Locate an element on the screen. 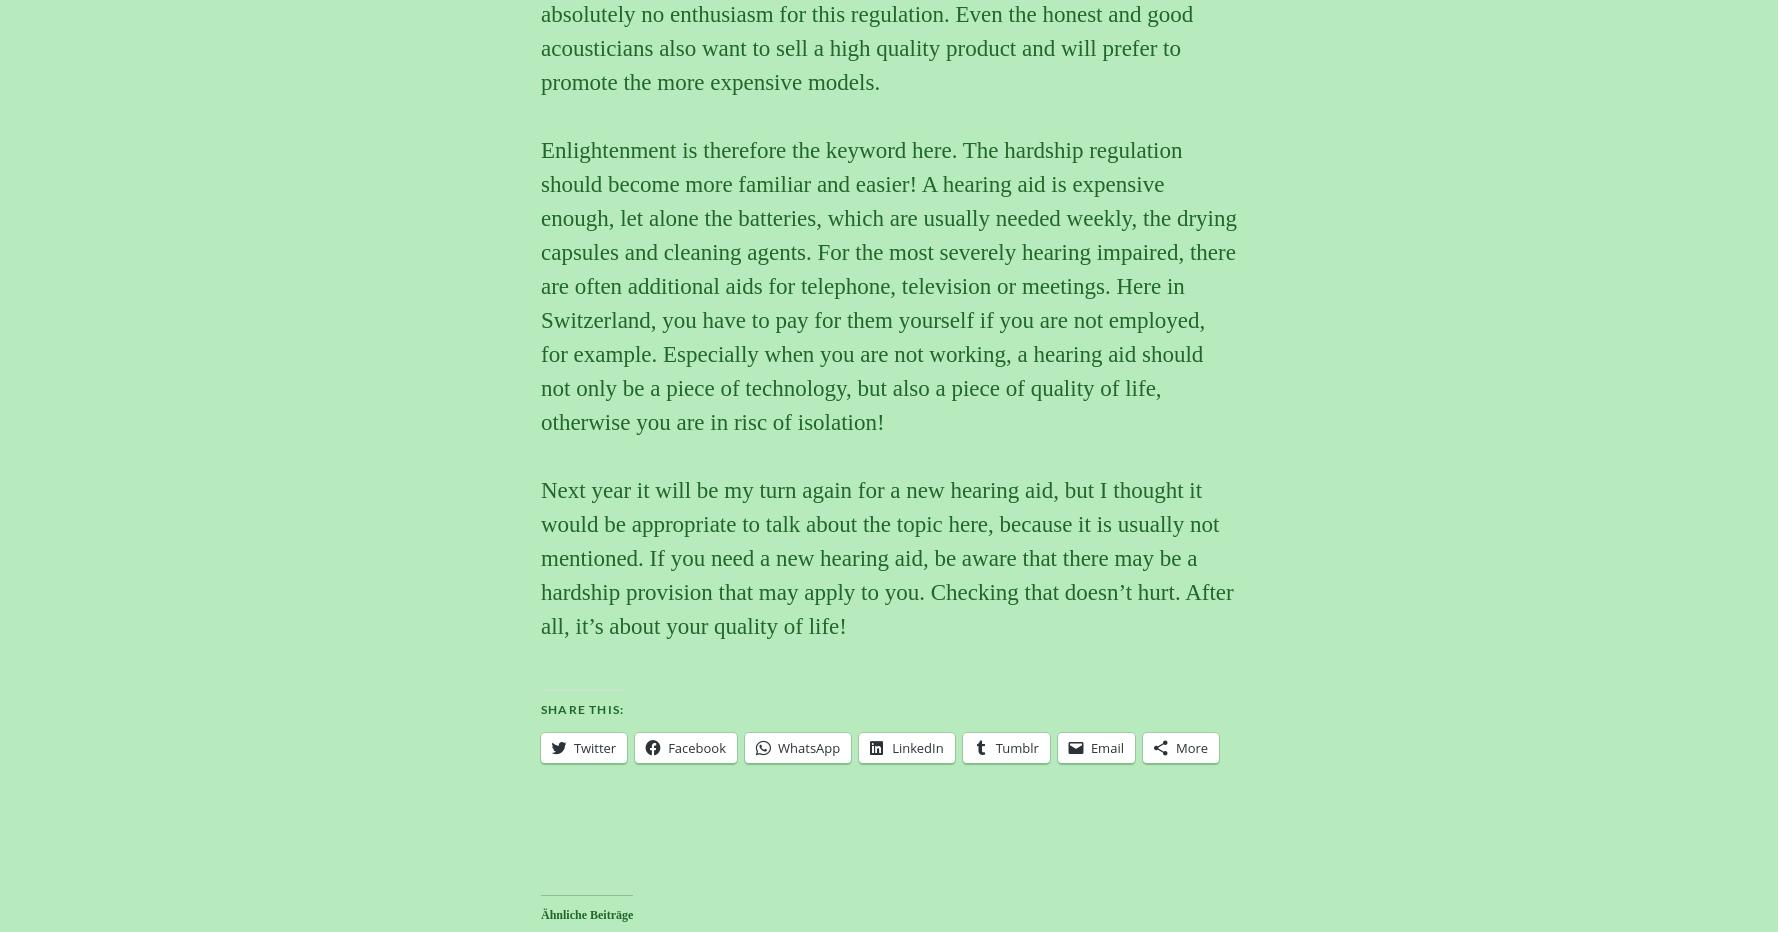 This screenshot has height=932, width=1778. 'LinkedIn' is located at coordinates (917, 745).